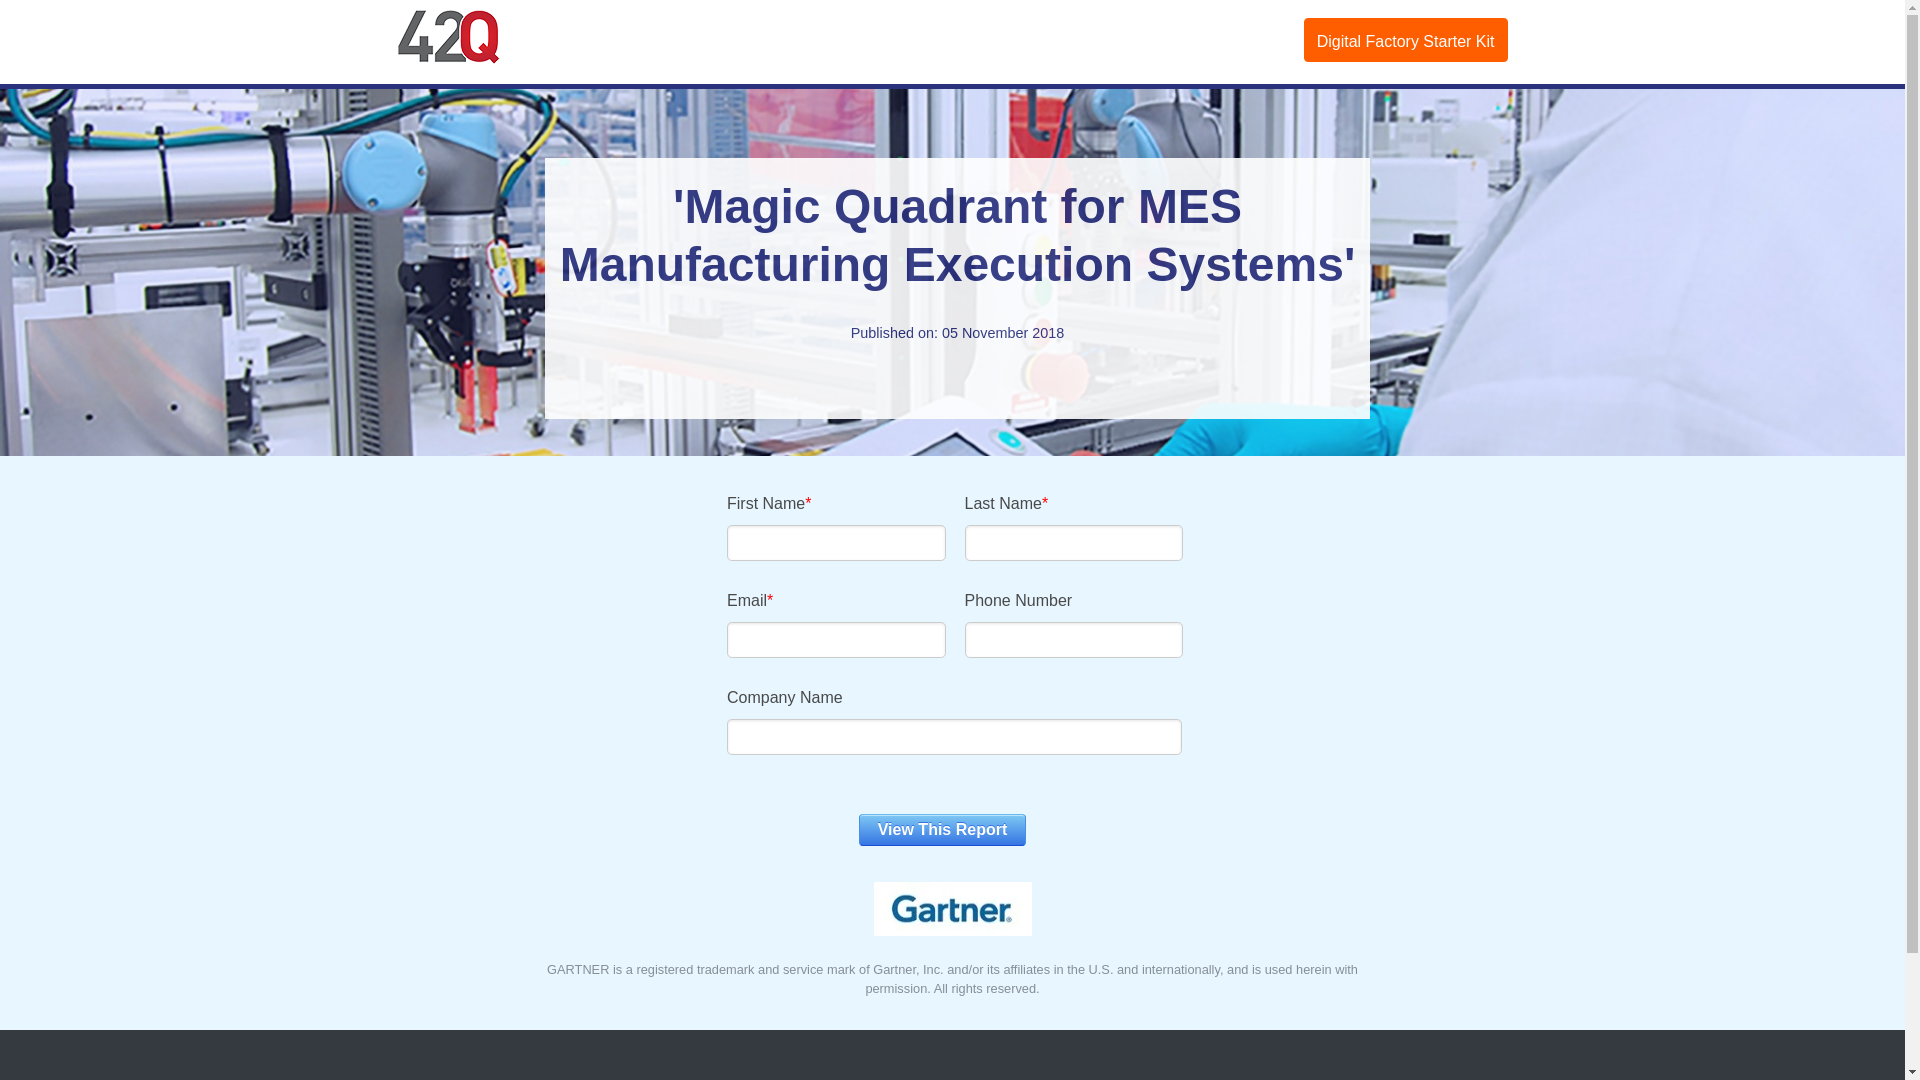  Describe the element at coordinates (1405, 39) in the screenshot. I see `'Digital Factory Starter Kit'` at that location.